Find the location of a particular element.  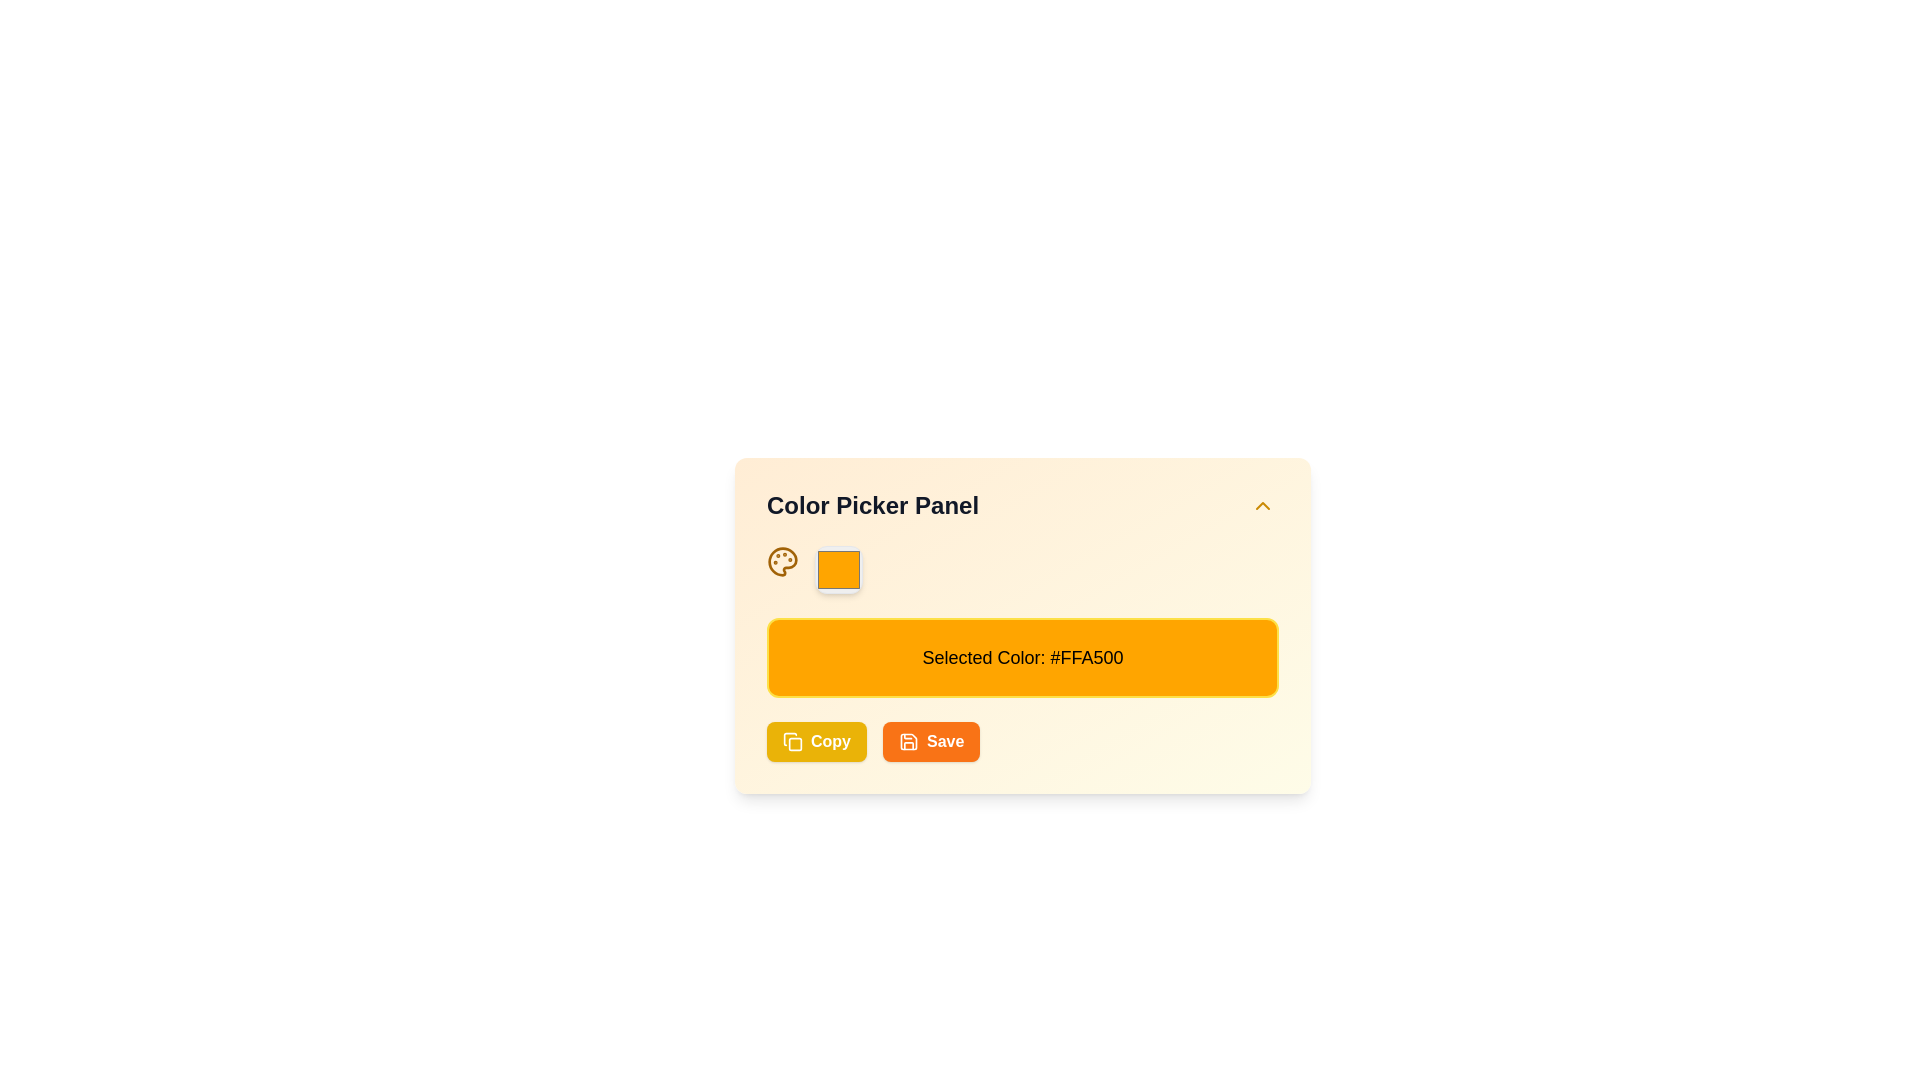

the 'Save' button, which has bold white text on an orange background with rounded corners, located next to the 'Copy' button in the lower-right corner of the color selection panel is located at coordinates (944, 741).